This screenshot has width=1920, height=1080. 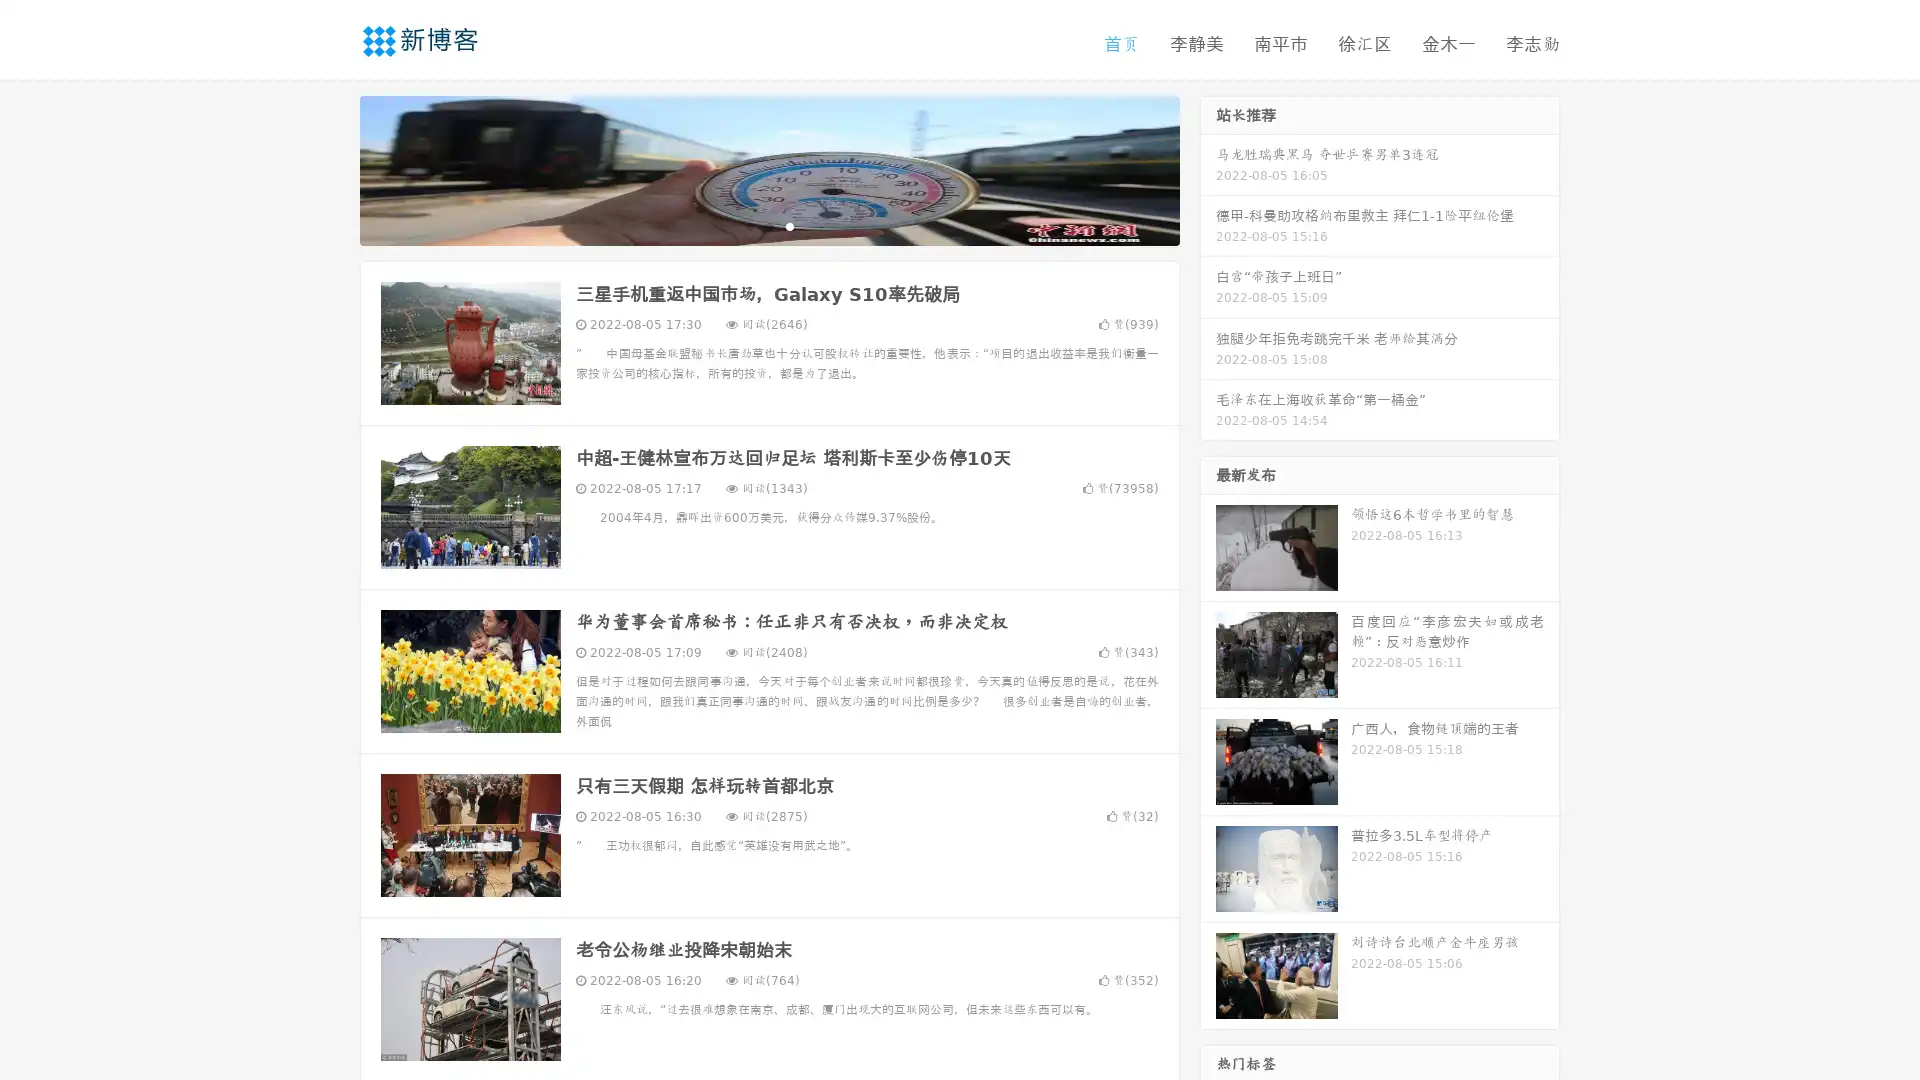 What do you see at coordinates (330, 168) in the screenshot?
I see `Previous slide` at bounding box center [330, 168].